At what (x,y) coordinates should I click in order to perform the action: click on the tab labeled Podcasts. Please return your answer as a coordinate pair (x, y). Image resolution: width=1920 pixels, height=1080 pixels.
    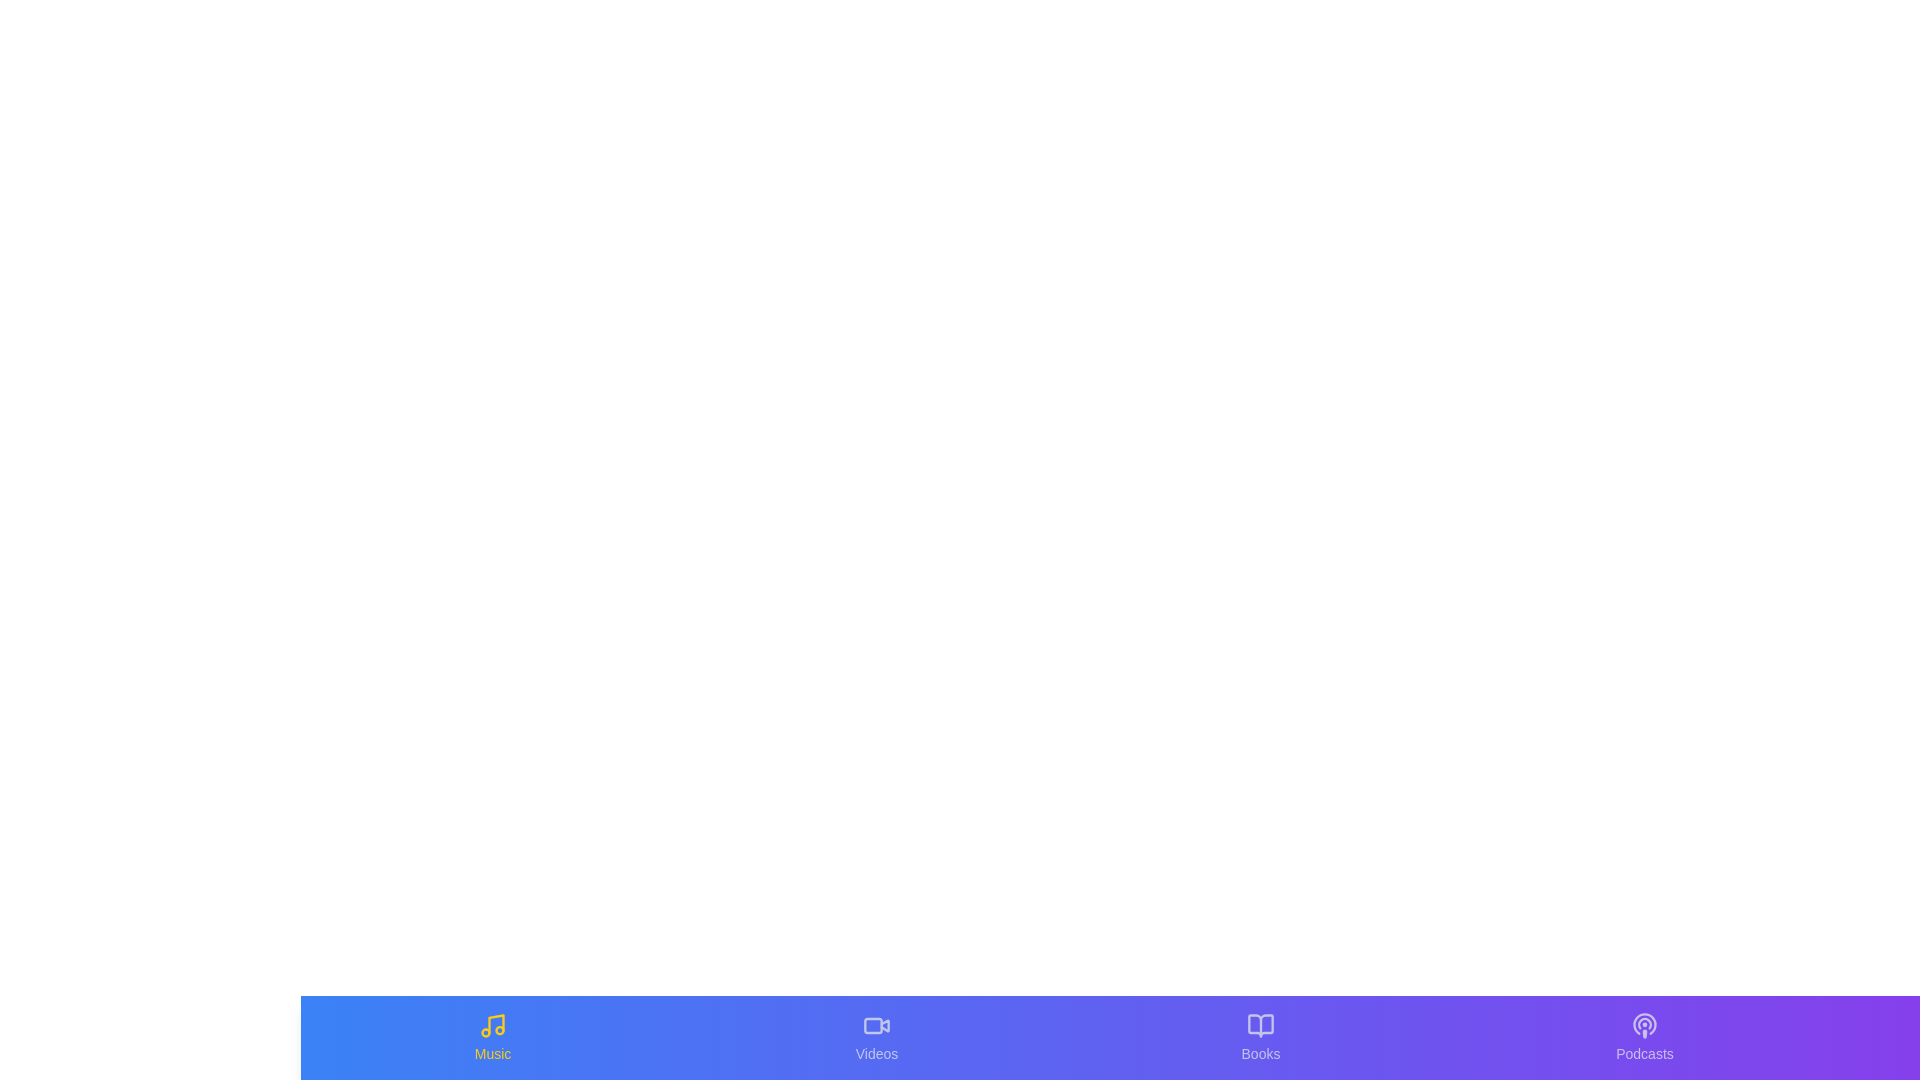
    Looking at the image, I should click on (1645, 1036).